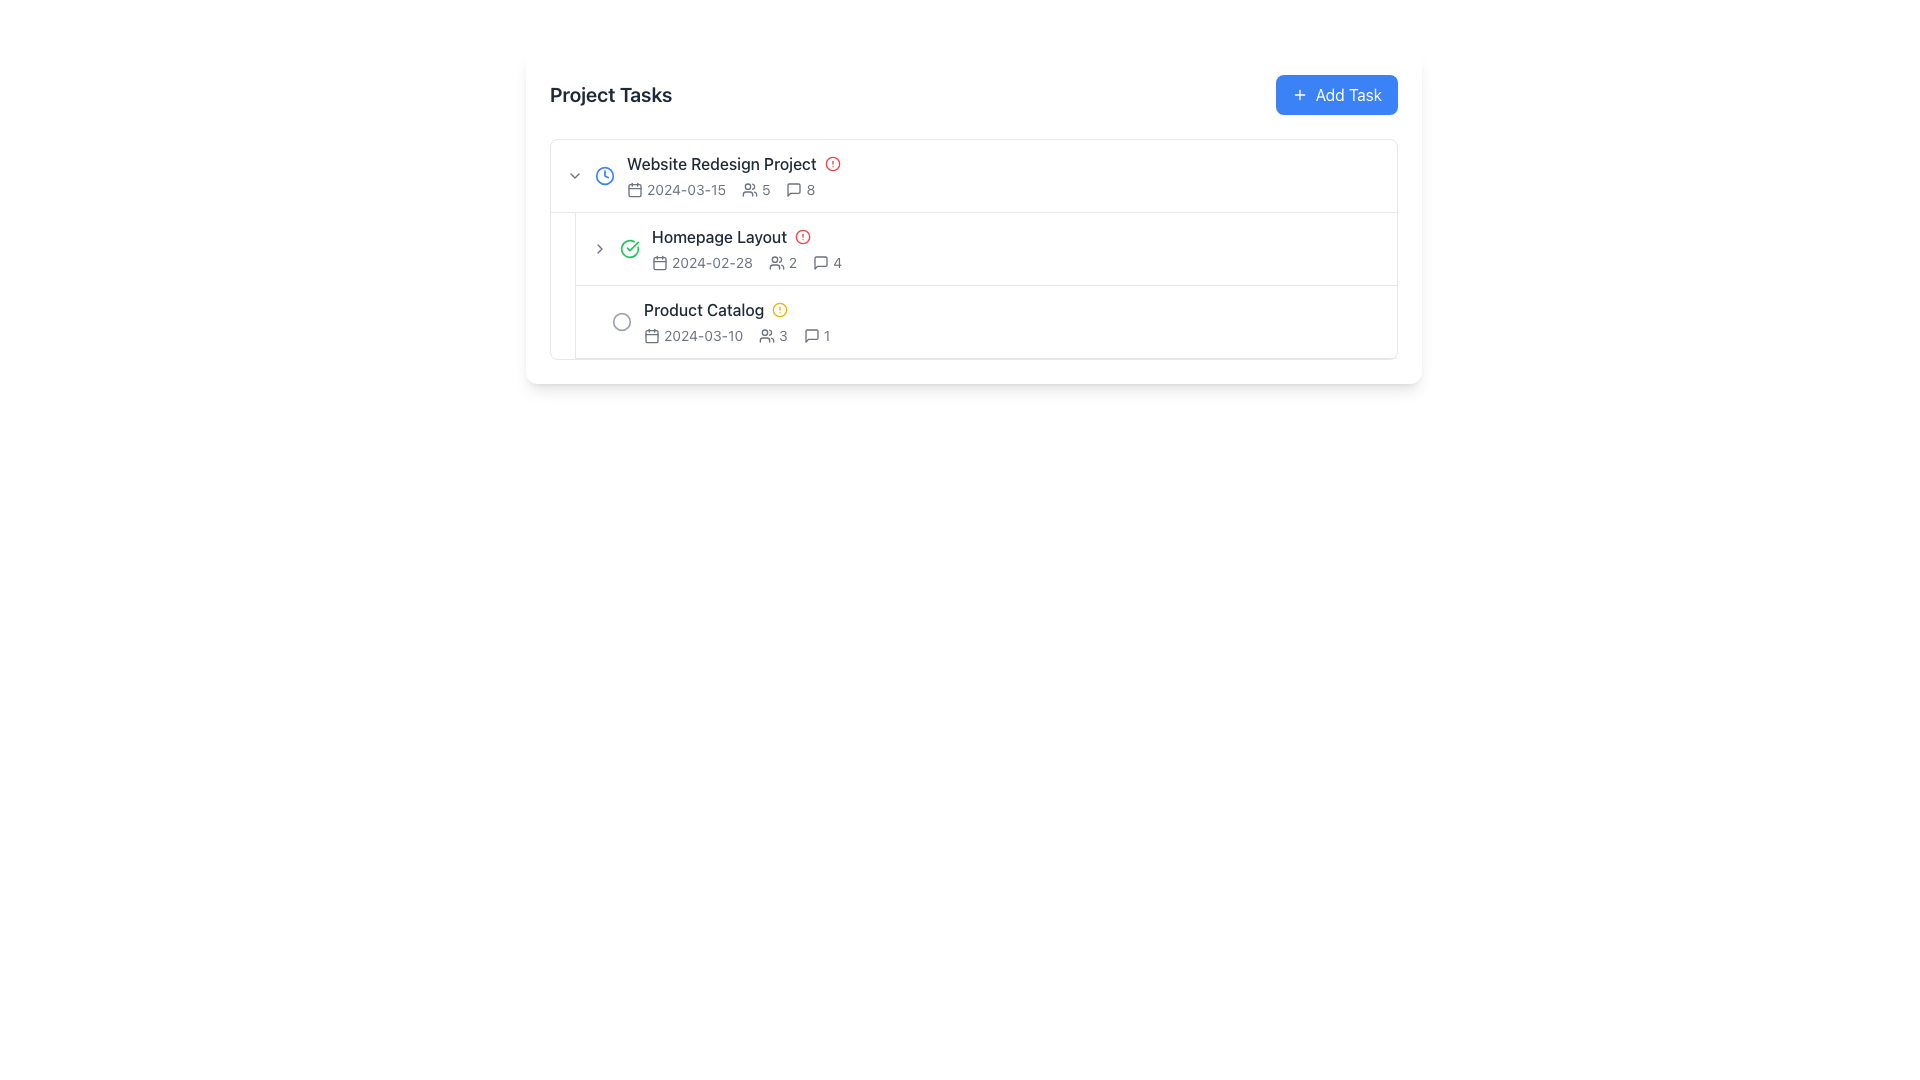 This screenshot has height=1080, width=1920. Describe the element at coordinates (755, 189) in the screenshot. I see `the second '5' numeral in the 'Website Redesign Project' row, which represents the count of individuals associated with the project` at that location.